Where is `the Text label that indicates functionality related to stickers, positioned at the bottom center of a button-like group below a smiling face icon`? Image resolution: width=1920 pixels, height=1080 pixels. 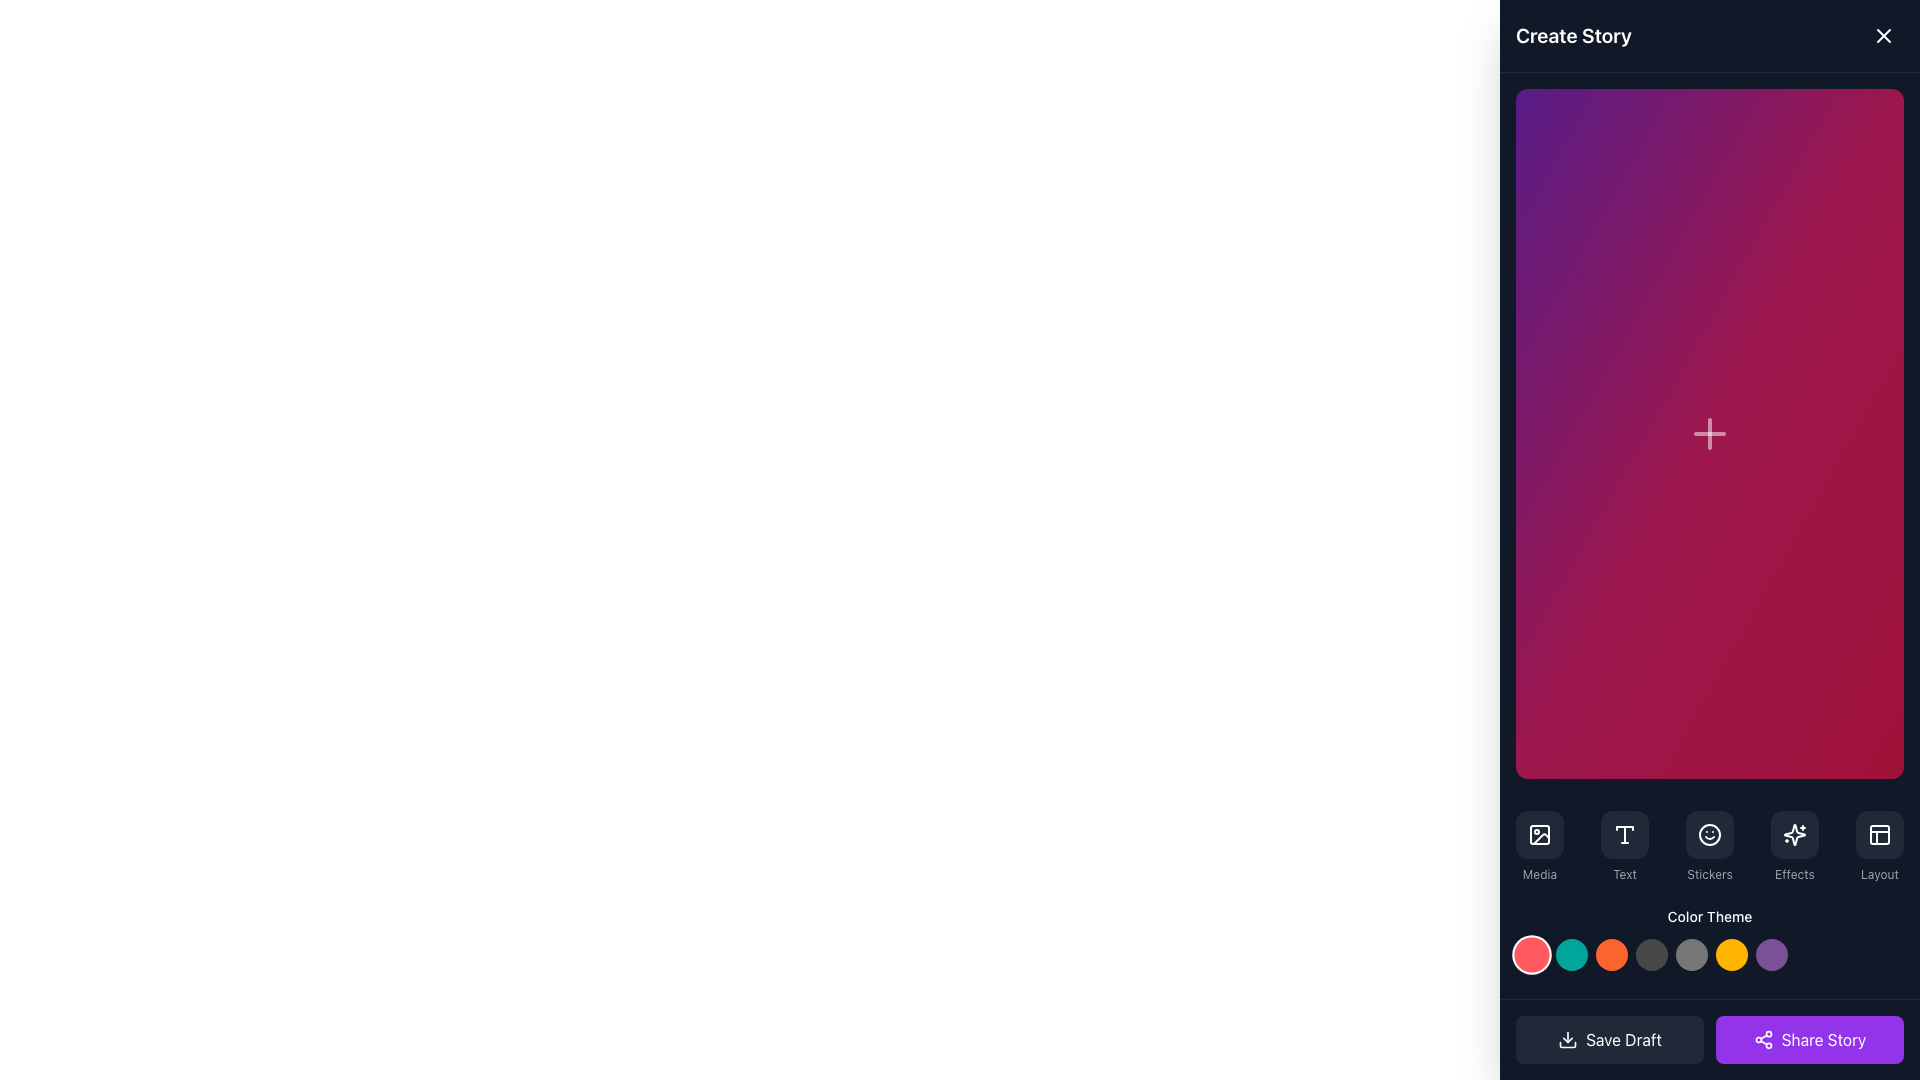 the Text label that indicates functionality related to stickers, positioned at the bottom center of a button-like group below a smiling face icon is located at coordinates (1708, 873).